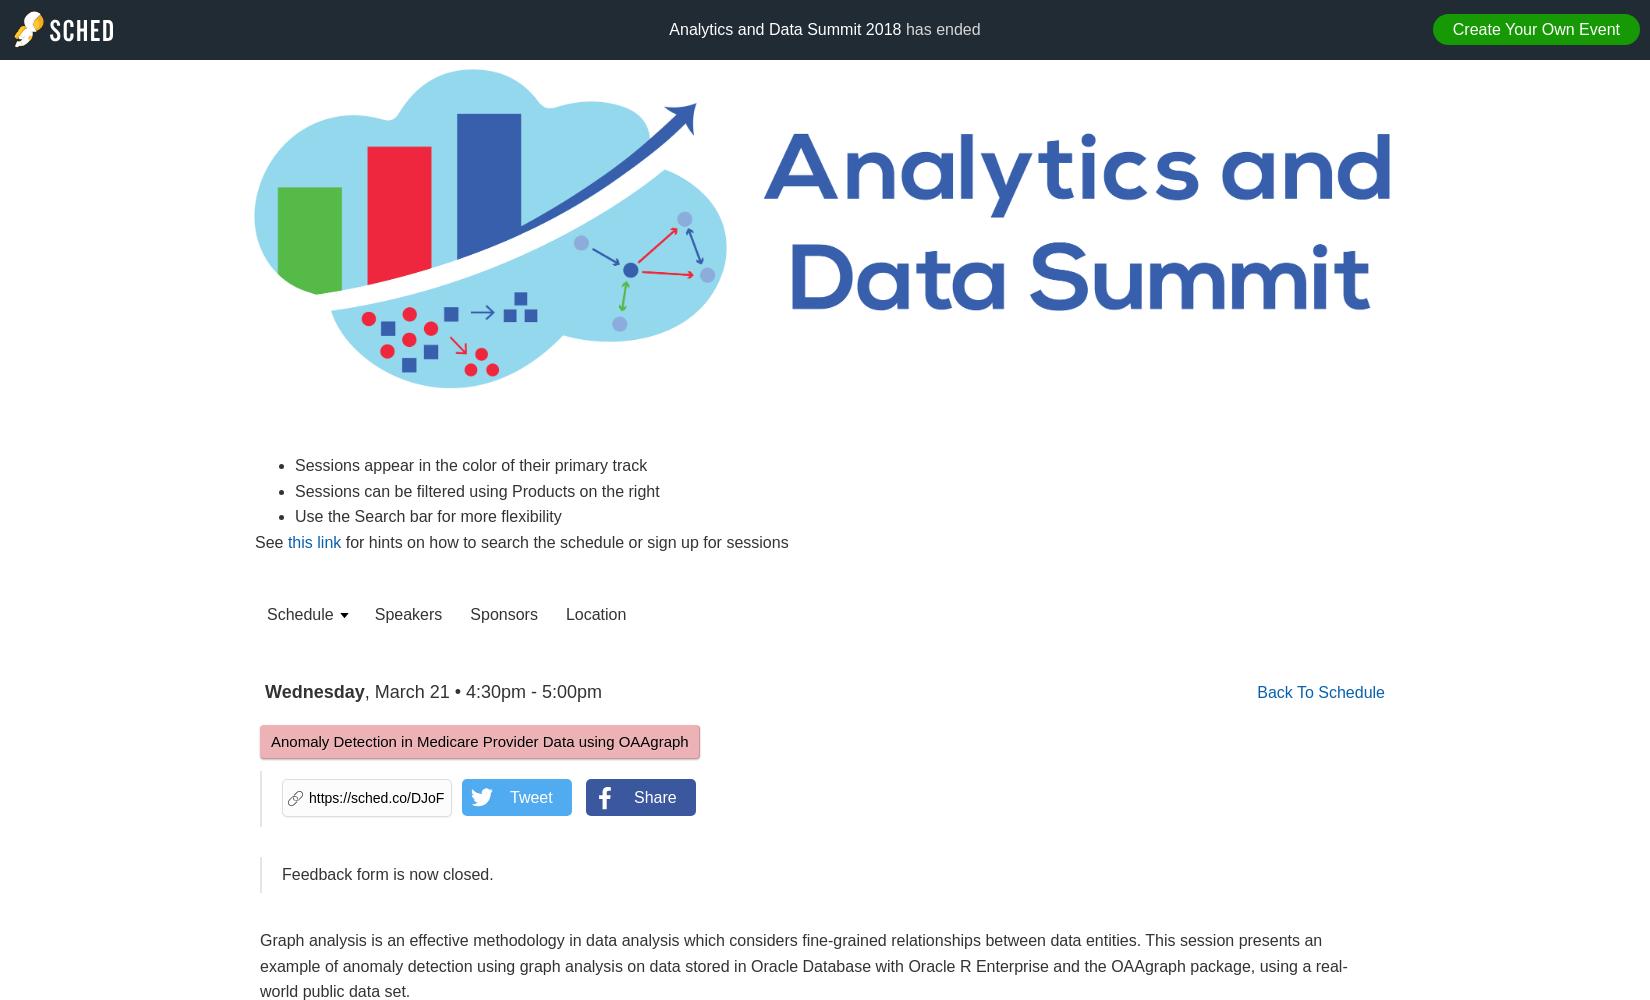  I want to click on 'Sessions can be filtered using Products on the right', so click(476, 489).